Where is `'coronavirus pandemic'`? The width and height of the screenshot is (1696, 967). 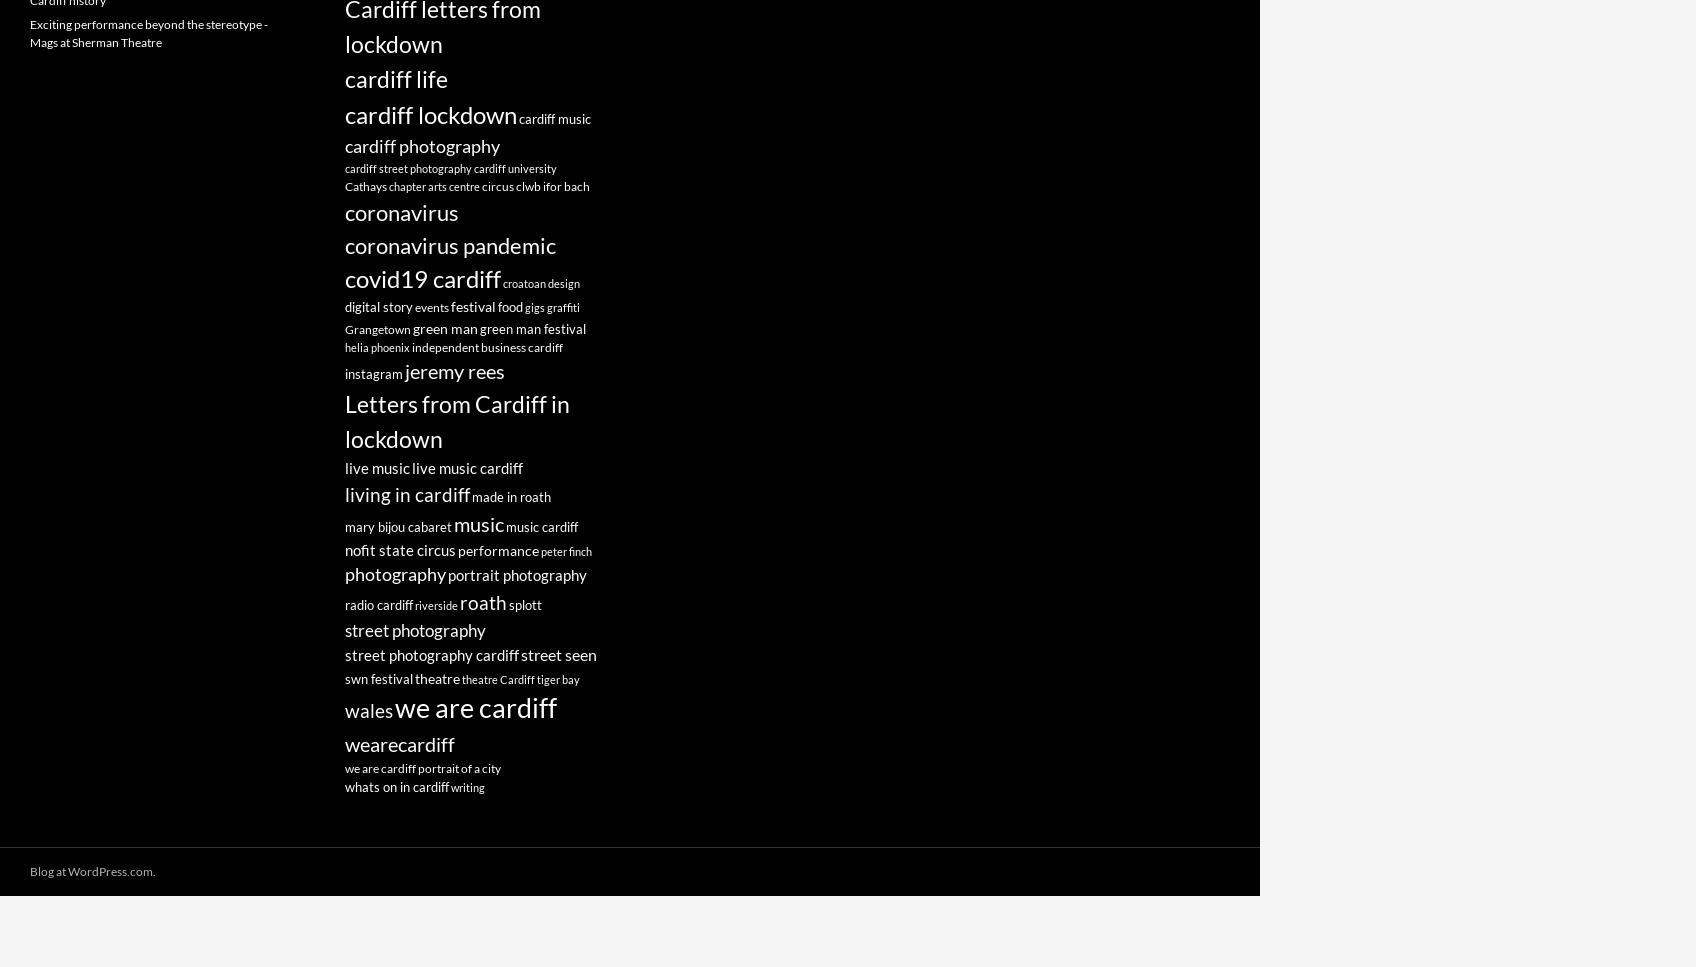
'coronavirus pandemic' is located at coordinates (344, 245).